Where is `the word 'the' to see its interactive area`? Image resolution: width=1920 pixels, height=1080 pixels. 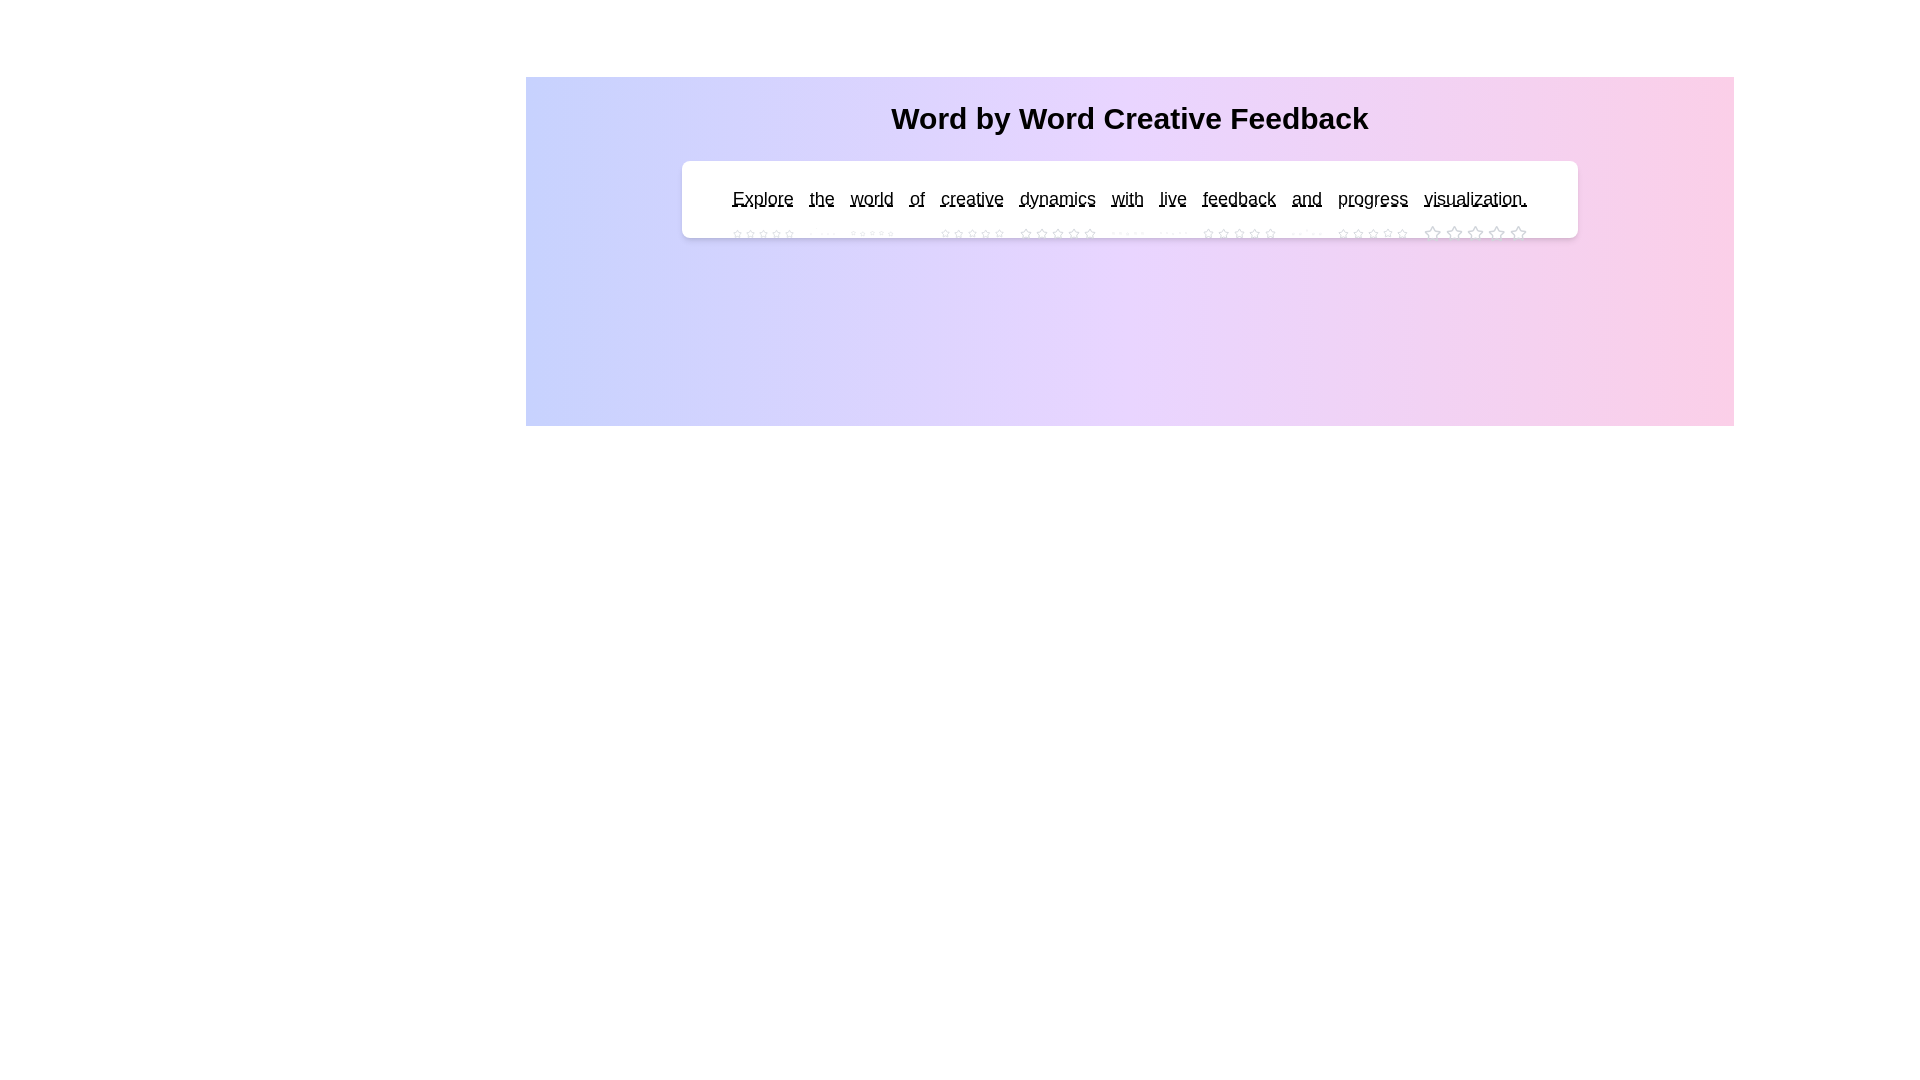
the word 'the' to see its interactive area is located at coordinates (822, 199).